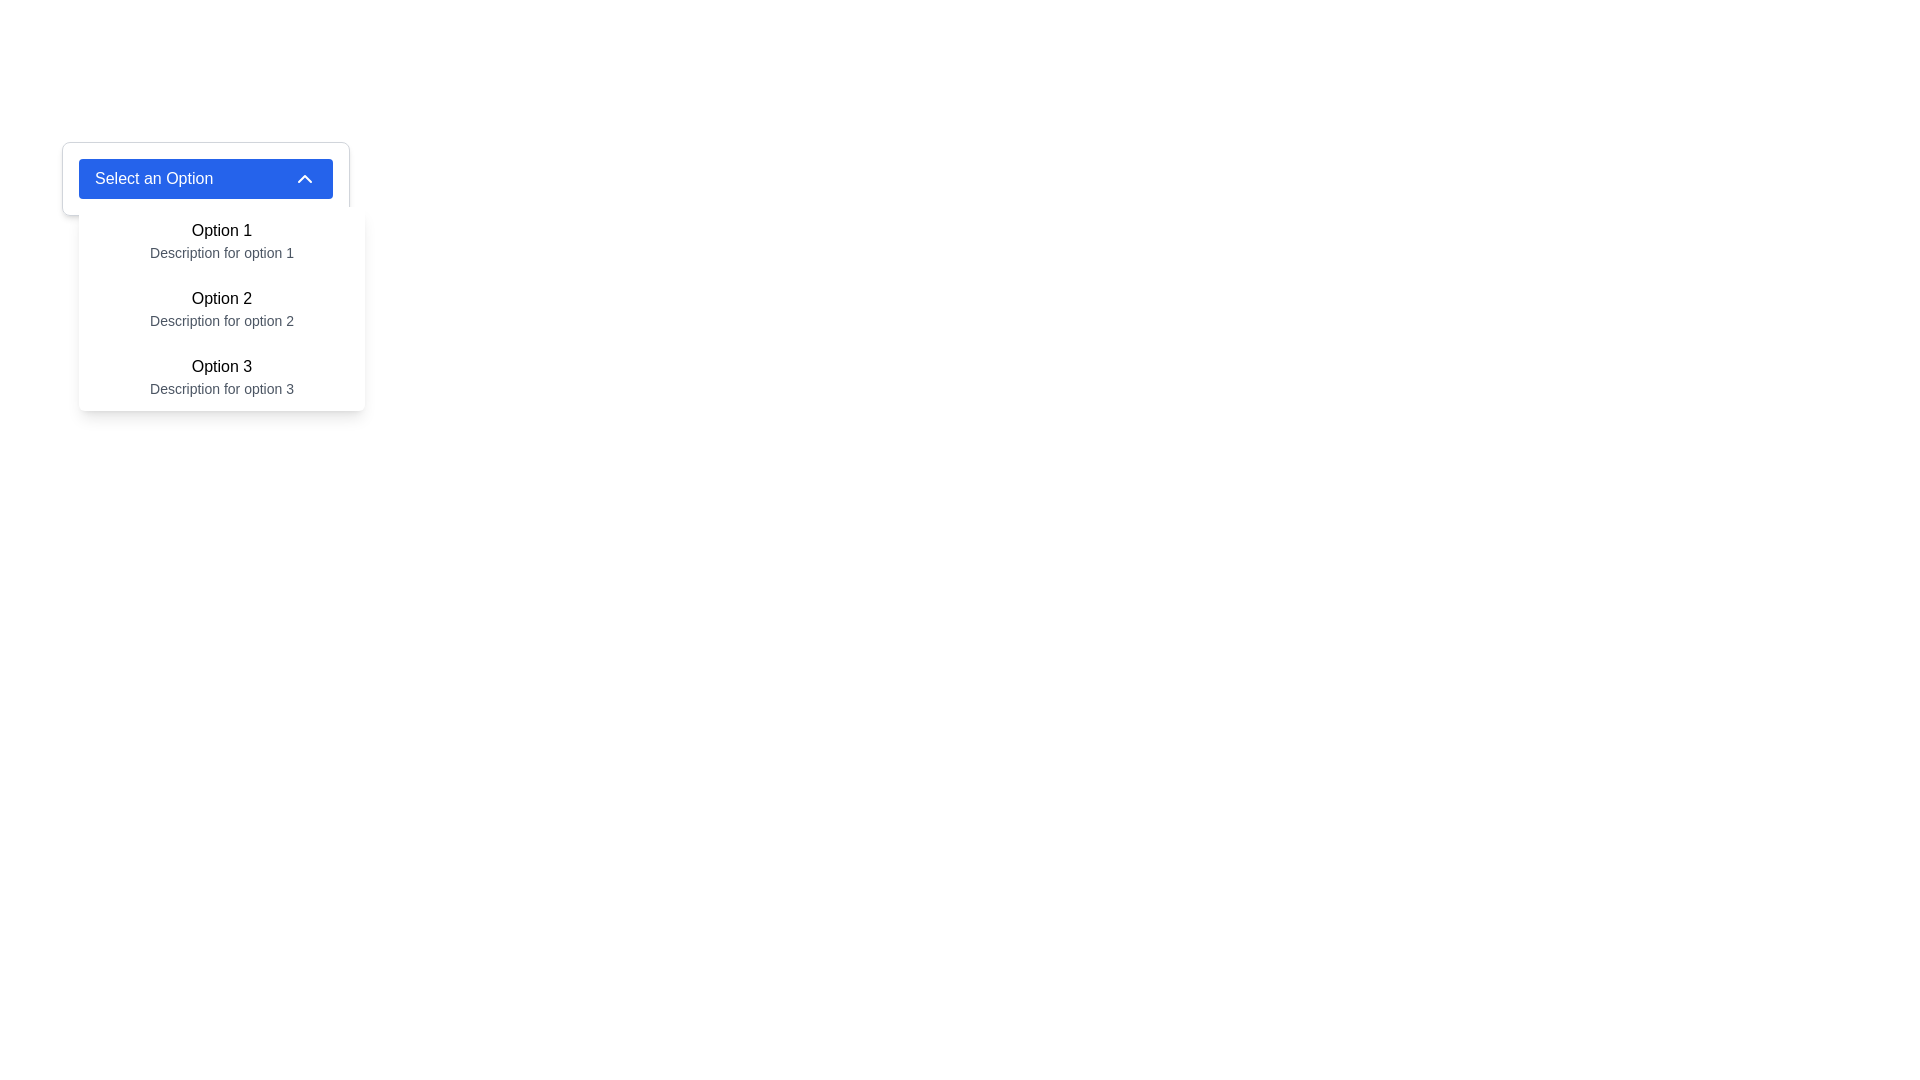  Describe the element at coordinates (221, 308) in the screenshot. I see `the Dropdown menu located below the 'Select an Option' button, which has an arrow symbol and includes the second option titled 'Option 2'` at that location.